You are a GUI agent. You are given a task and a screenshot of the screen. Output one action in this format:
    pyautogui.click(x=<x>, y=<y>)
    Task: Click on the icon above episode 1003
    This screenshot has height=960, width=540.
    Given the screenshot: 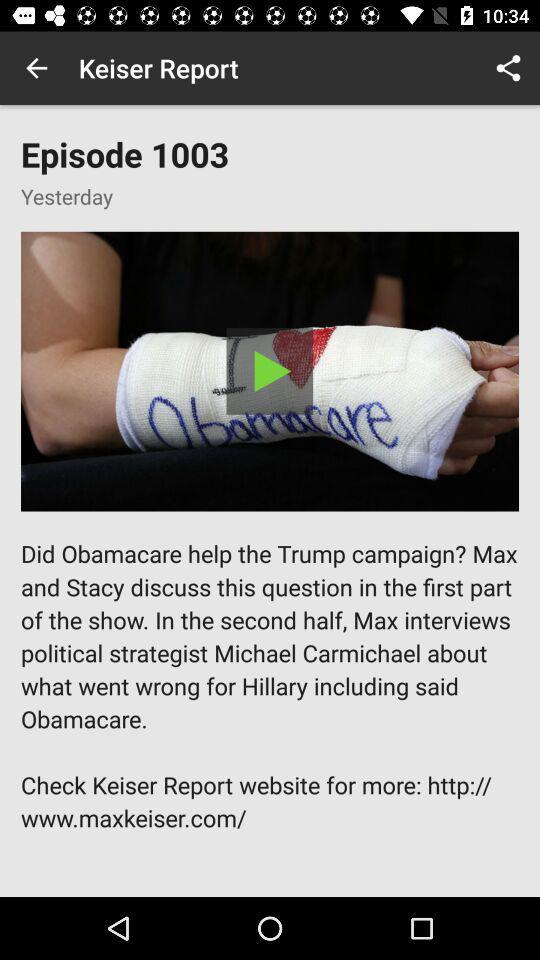 What is the action you would take?
    pyautogui.click(x=36, y=68)
    